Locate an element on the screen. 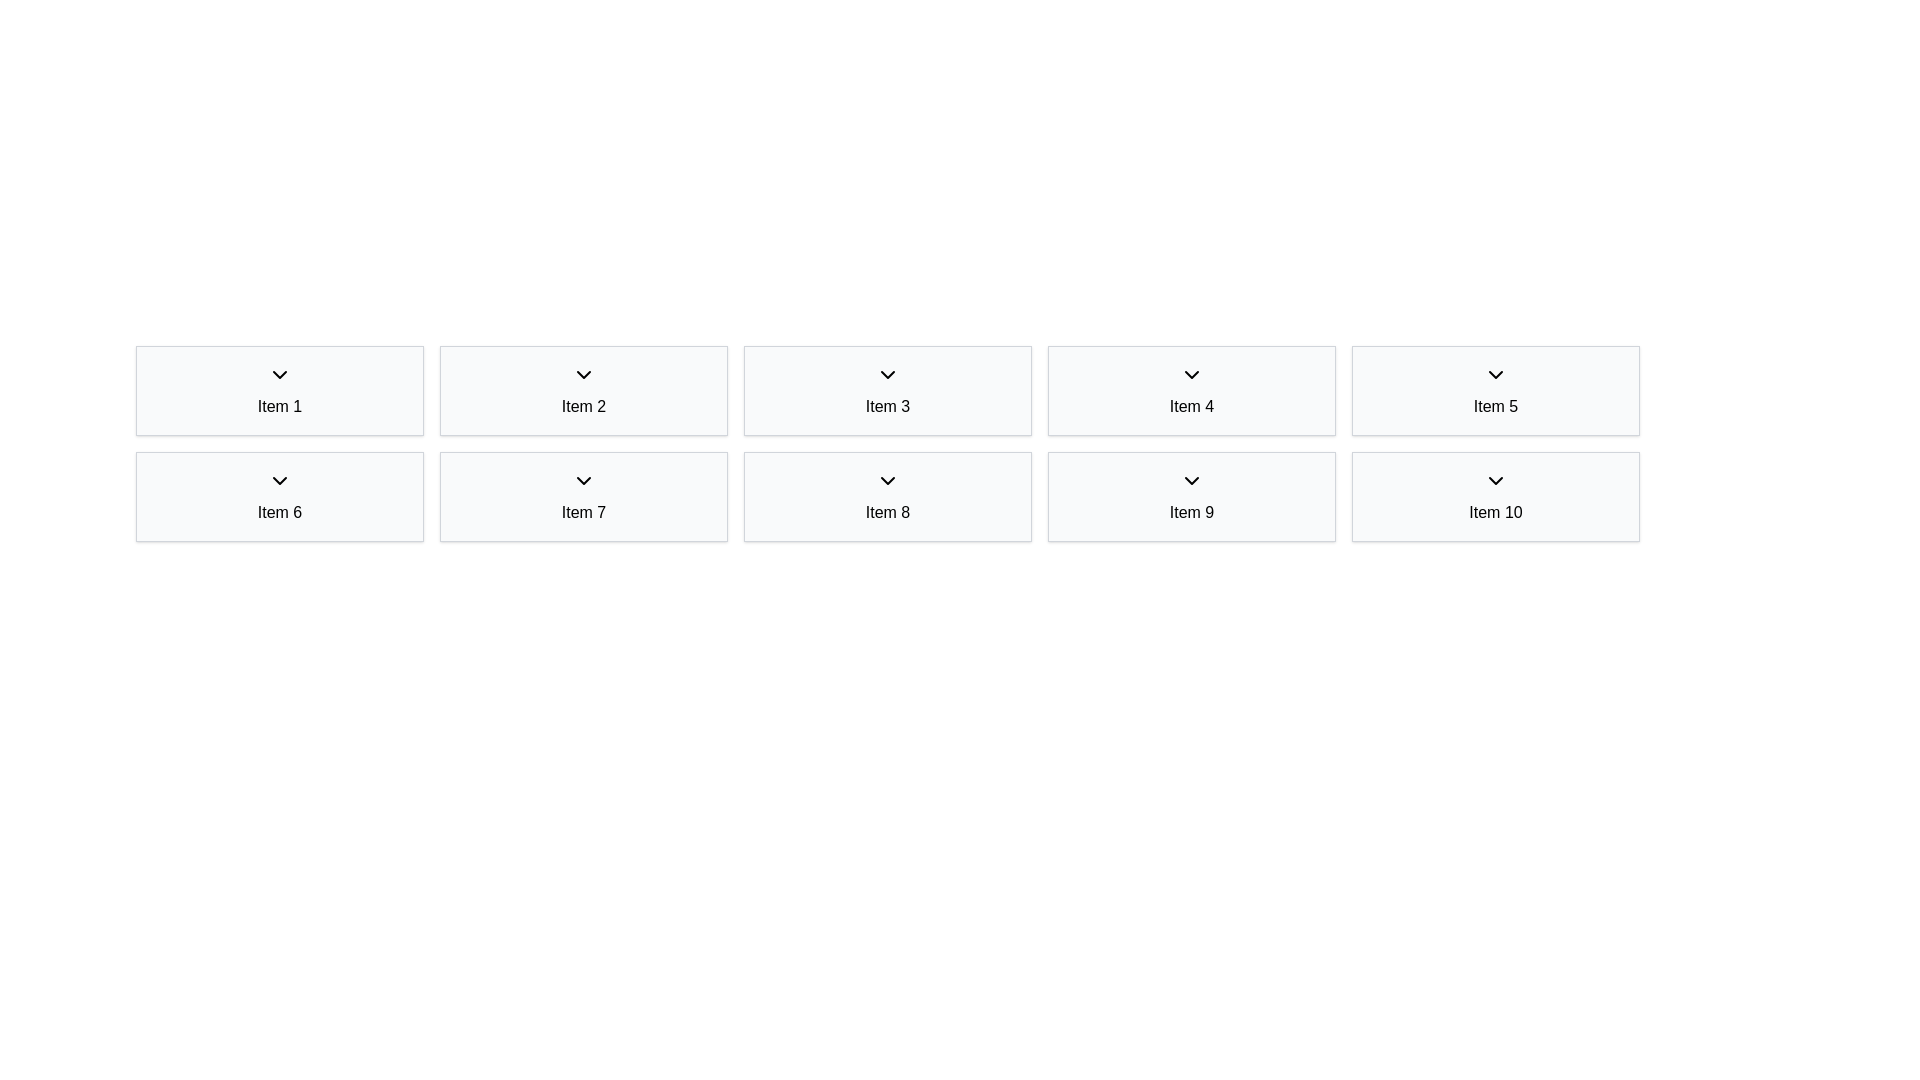 This screenshot has width=1920, height=1080. the interactive card representing 'Item 2' located is located at coordinates (583, 390).